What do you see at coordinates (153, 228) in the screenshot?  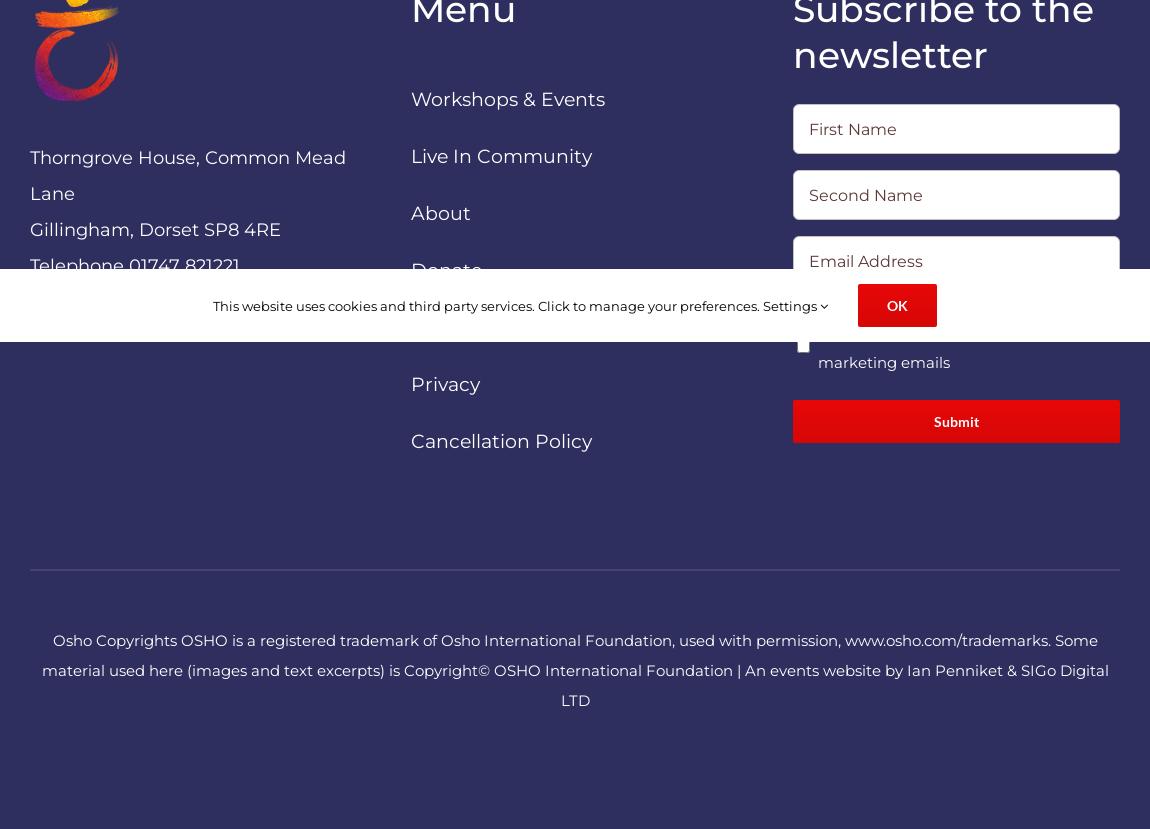 I see `'Gillingham, Dorset SP8 4RE'` at bounding box center [153, 228].